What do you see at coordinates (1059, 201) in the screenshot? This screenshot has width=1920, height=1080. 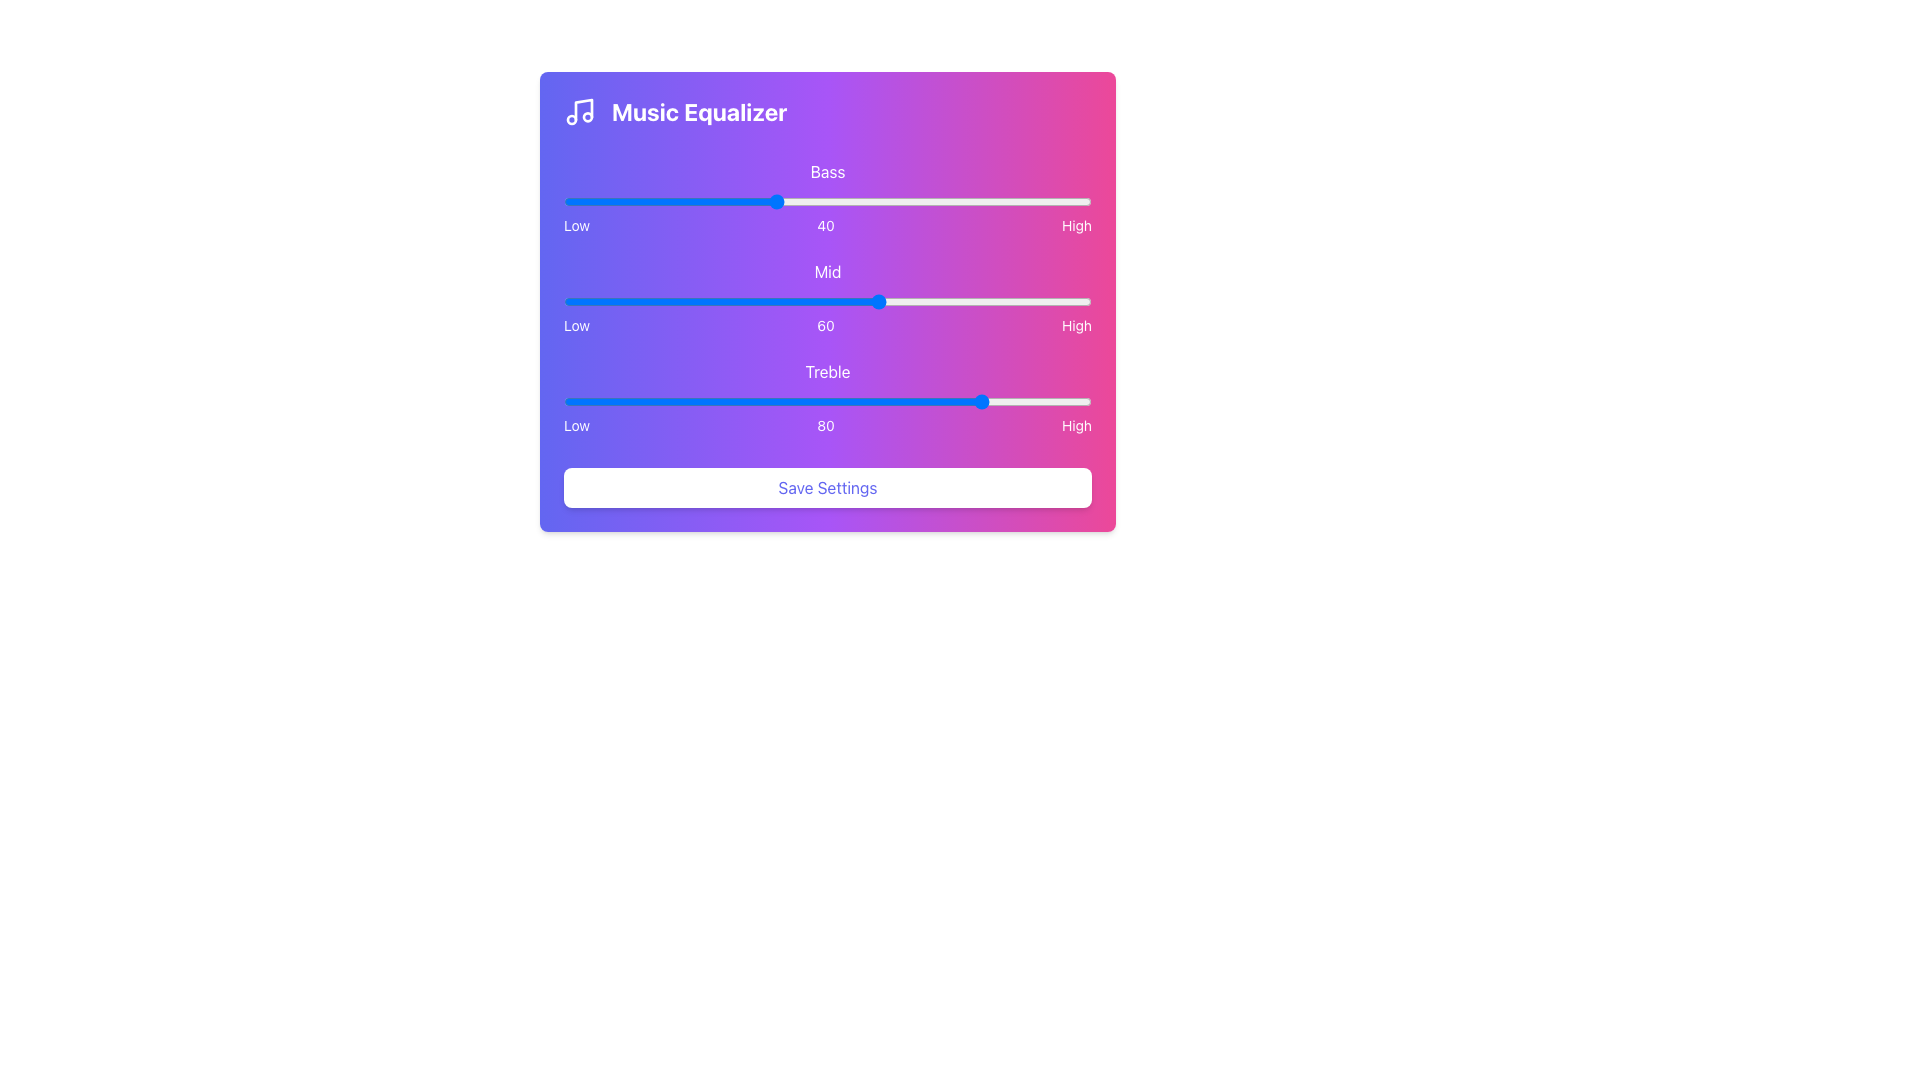 I see `the bass level` at bounding box center [1059, 201].